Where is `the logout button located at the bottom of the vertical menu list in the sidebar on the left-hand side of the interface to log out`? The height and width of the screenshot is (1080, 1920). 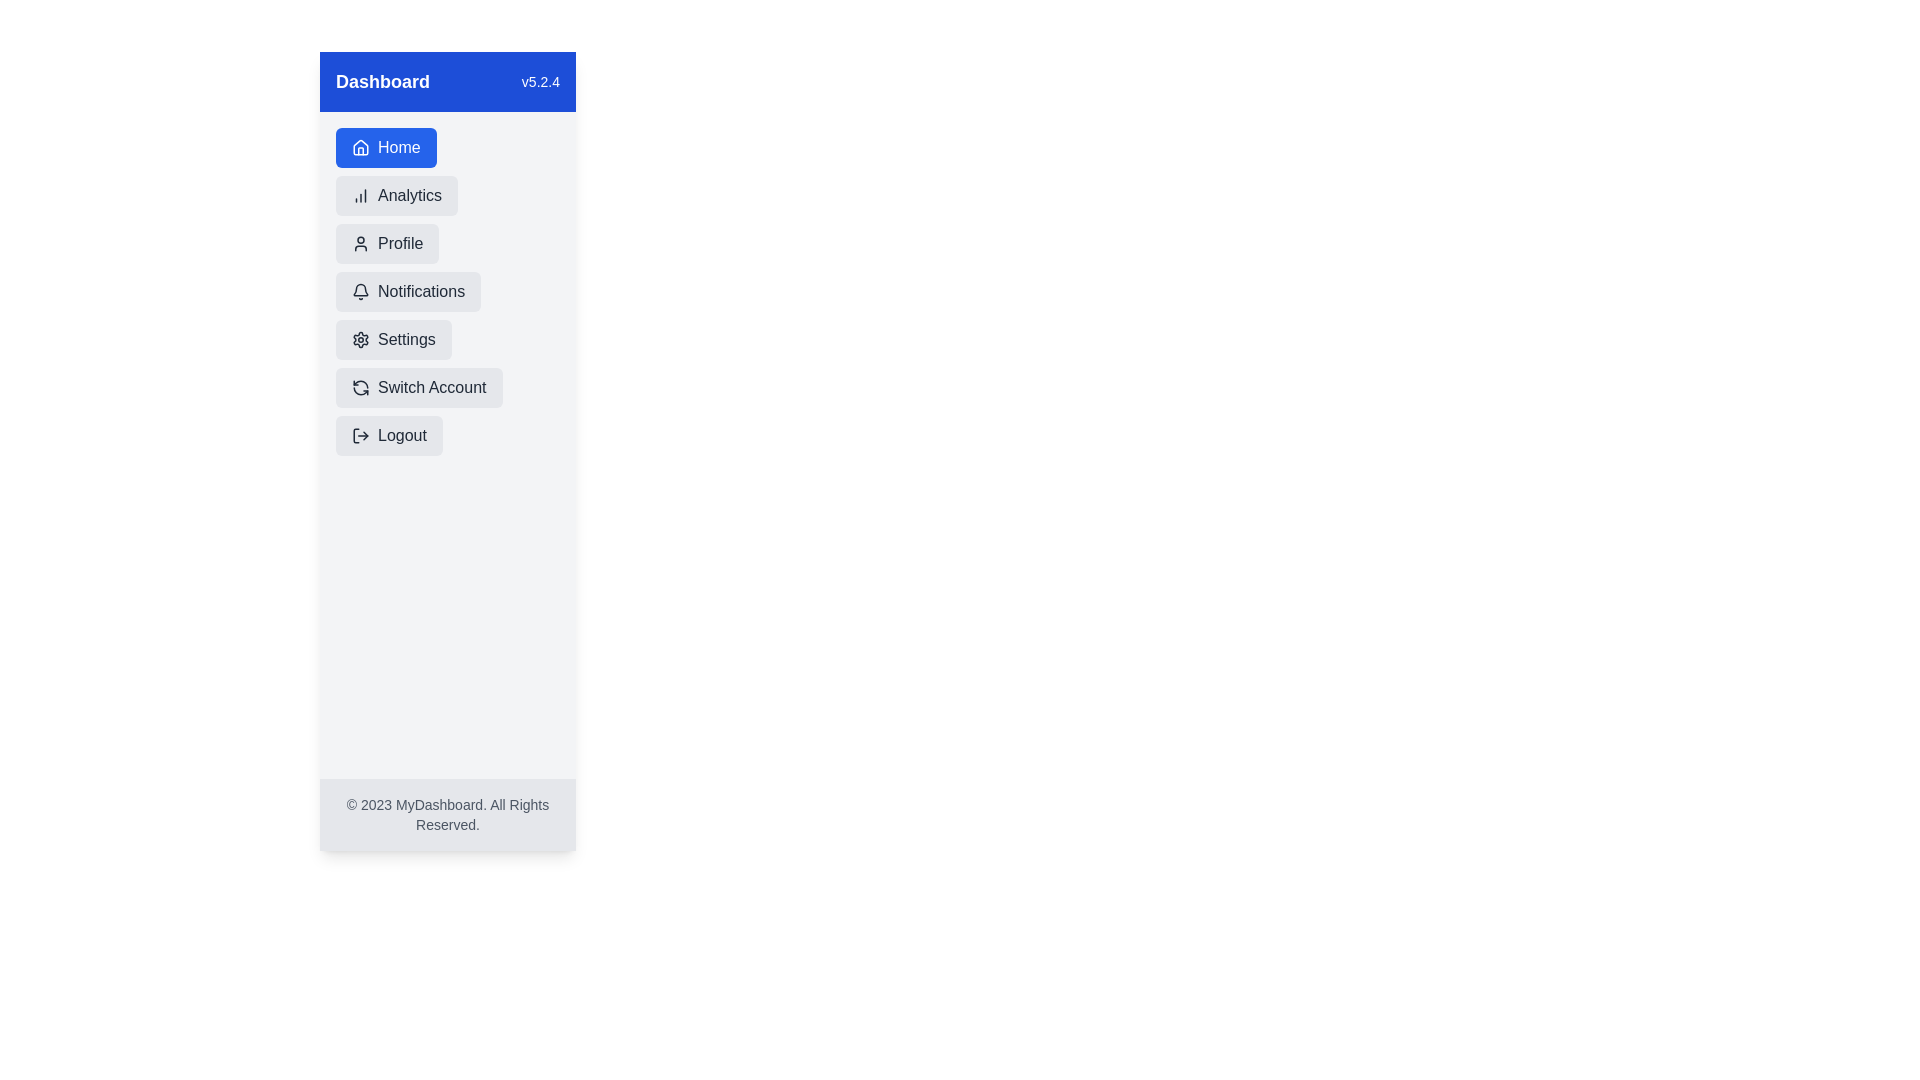 the logout button located at the bottom of the vertical menu list in the sidebar on the left-hand side of the interface to log out is located at coordinates (389, 434).